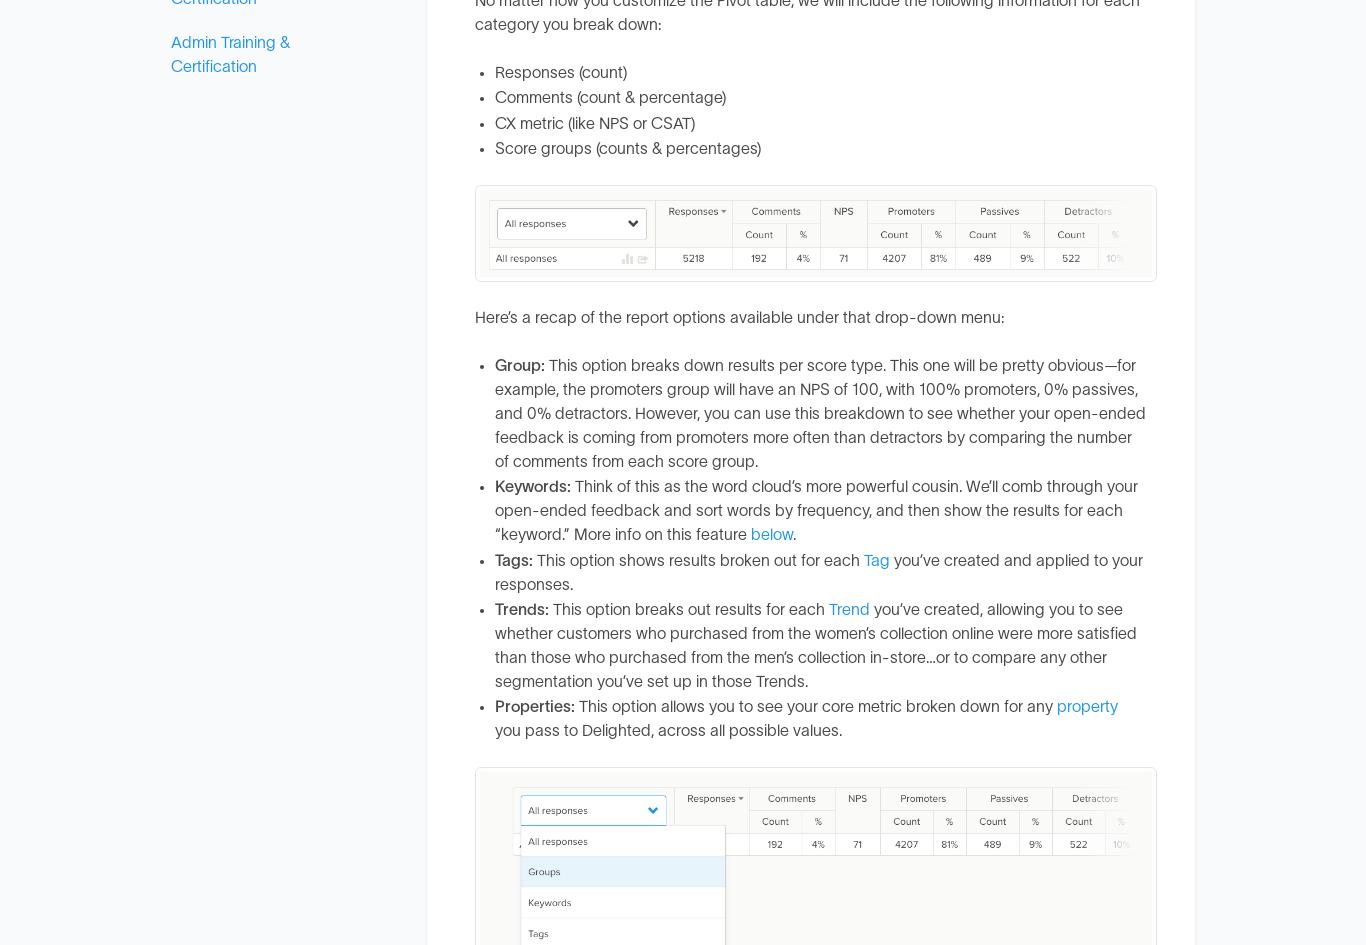 Image resolution: width=1366 pixels, height=945 pixels. Describe the element at coordinates (667, 730) in the screenshot. I see `'you pass to Delighted, across all possible values.'` at that location.